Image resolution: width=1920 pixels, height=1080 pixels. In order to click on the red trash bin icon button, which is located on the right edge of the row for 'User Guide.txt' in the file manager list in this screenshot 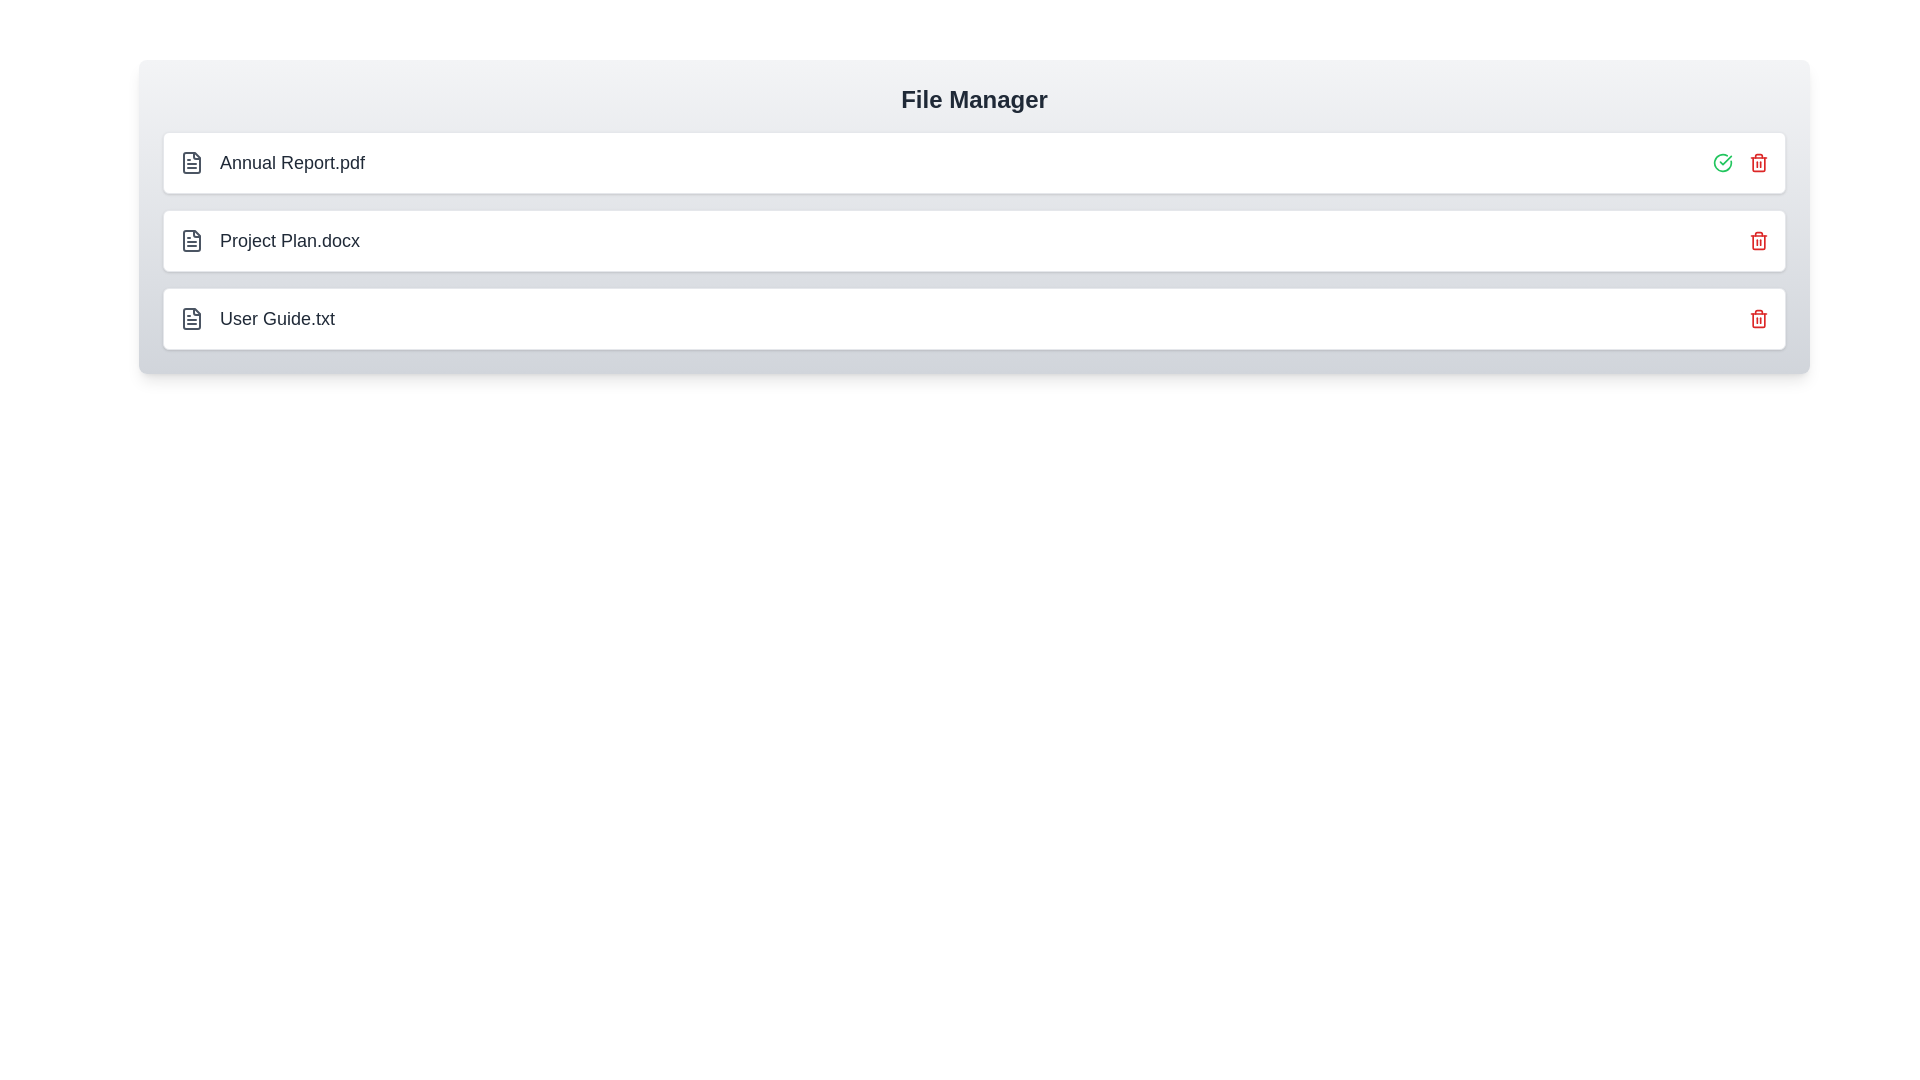, I will do `click(1757, 318)`.